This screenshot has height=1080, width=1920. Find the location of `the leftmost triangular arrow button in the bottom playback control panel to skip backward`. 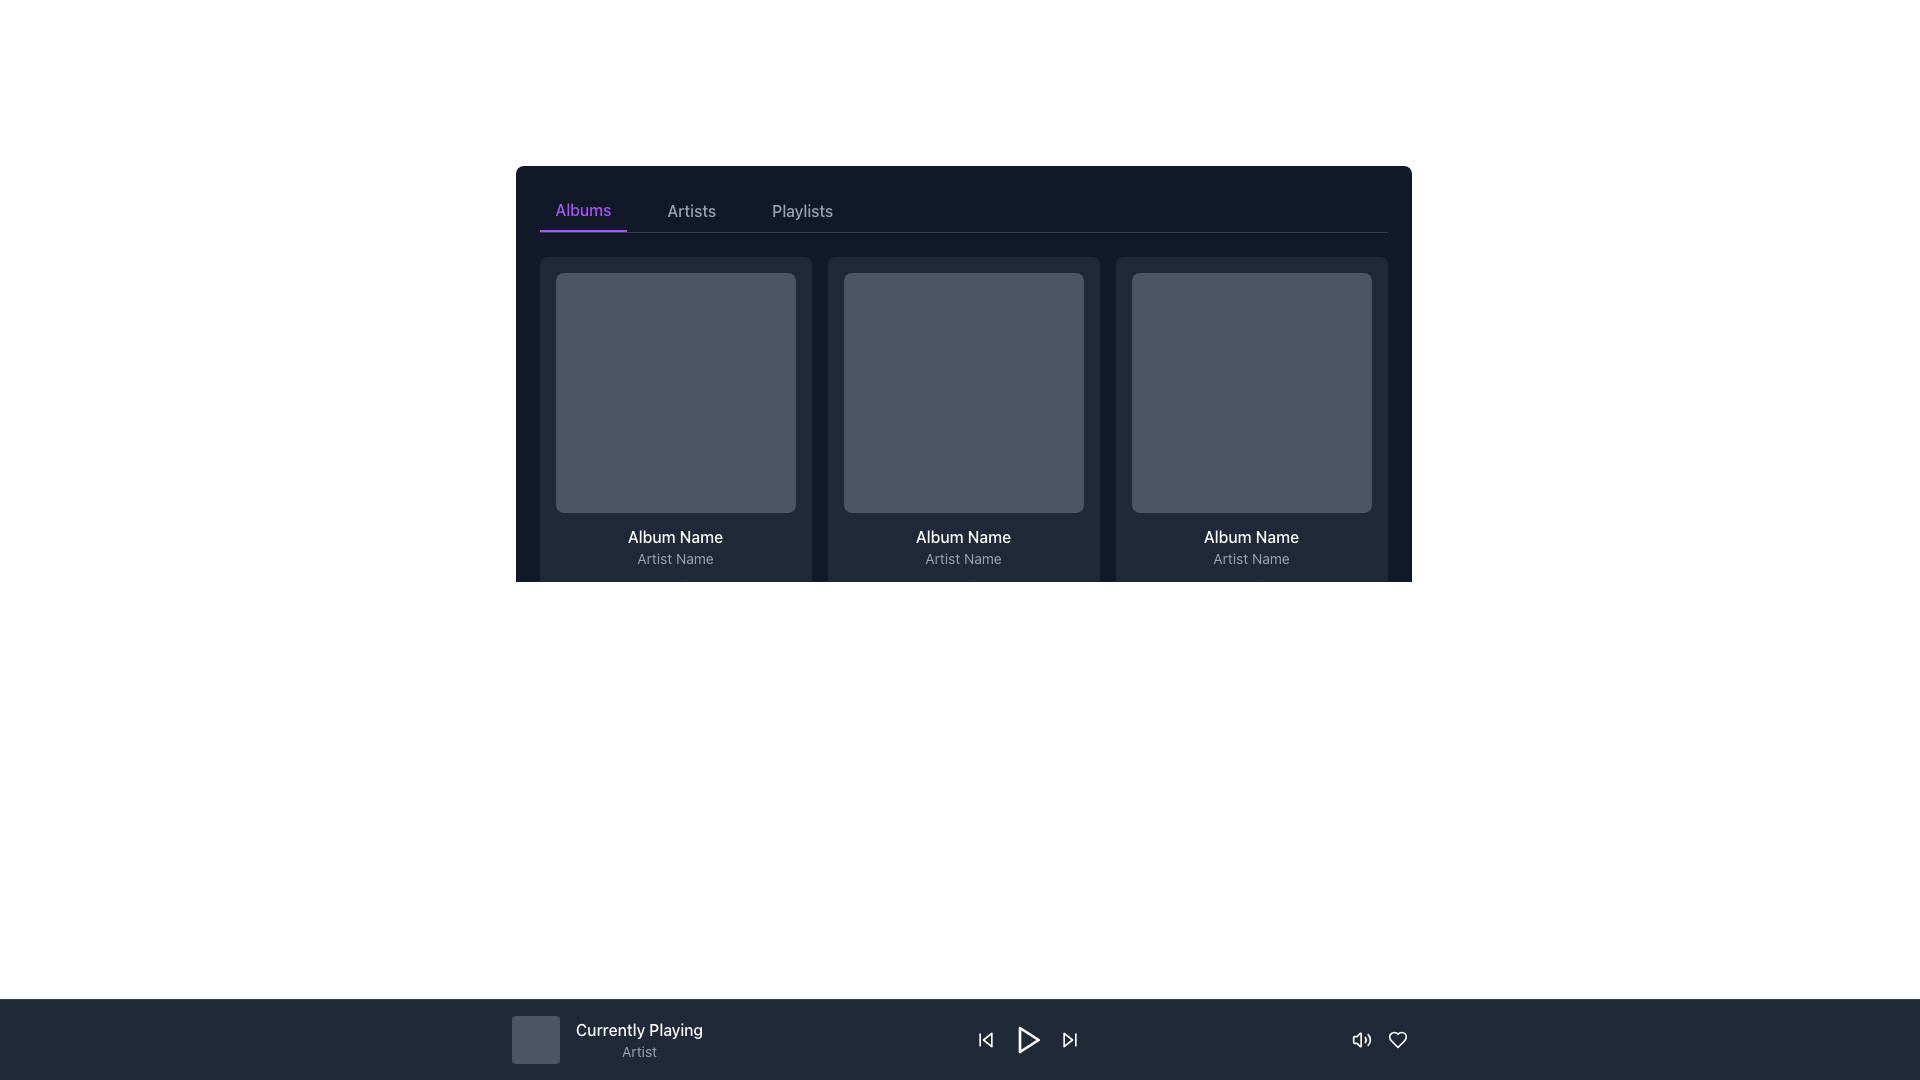

the leftmost triangular arrow button in the bottom playback control panel to skip backward is located at coordinates (987, 1039).